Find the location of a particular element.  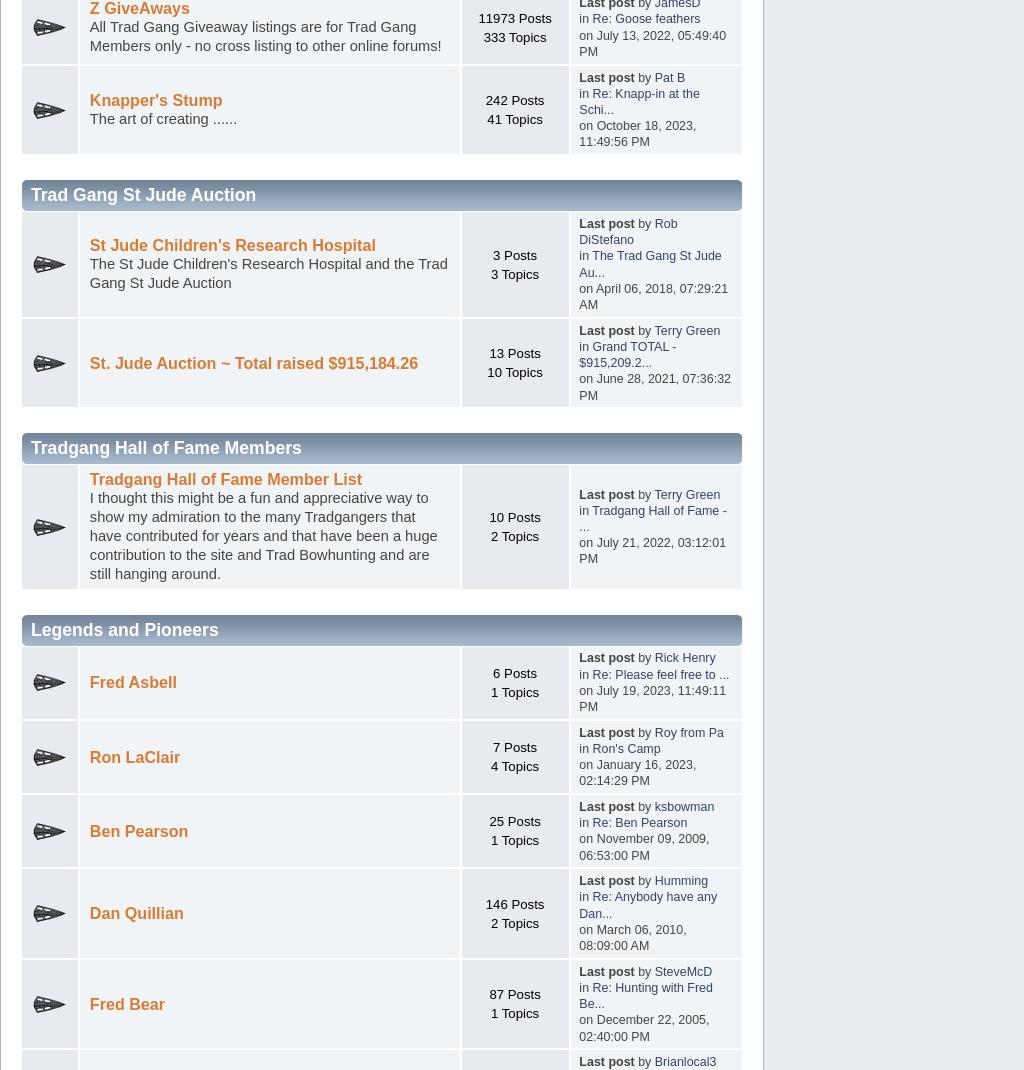

'on June 28, 2021, 07:36:32 PM' is located at coordinates (653, 386).